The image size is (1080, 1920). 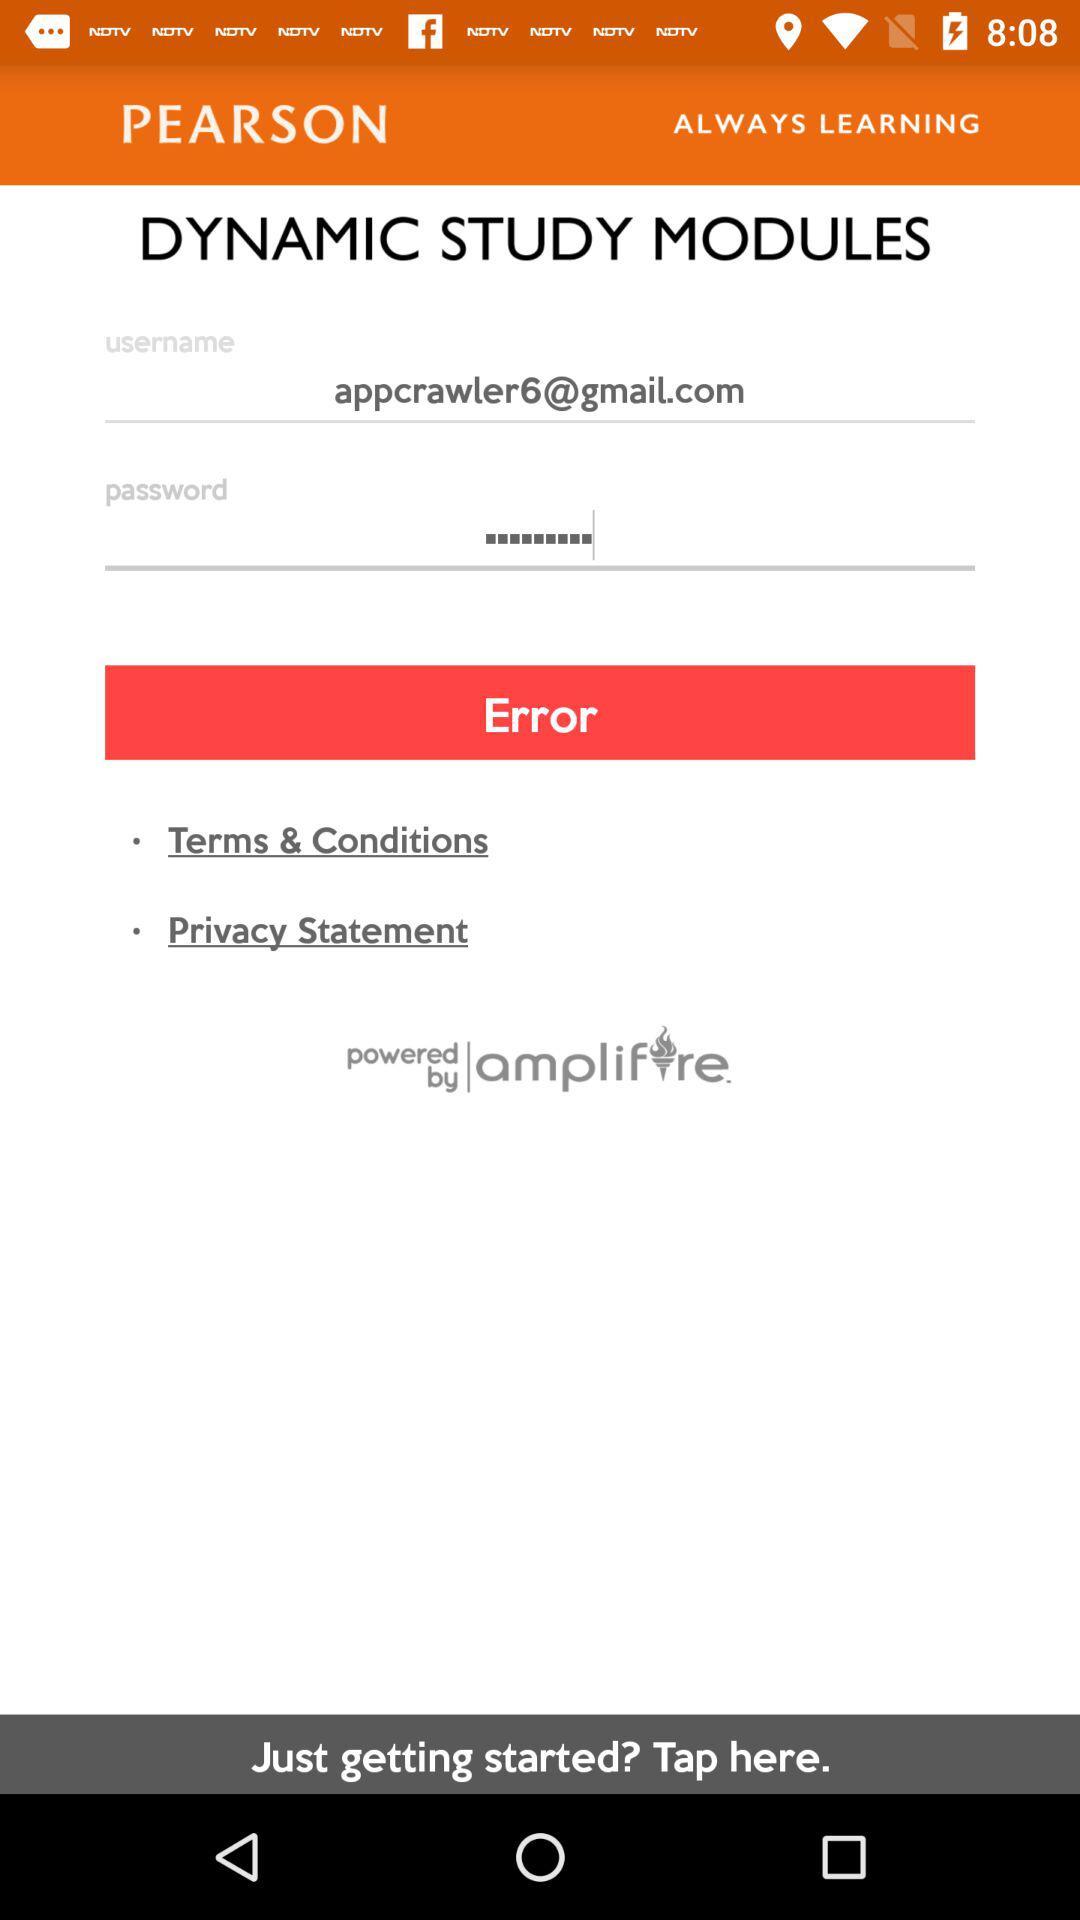 What do you see at coordinates (540, 545) in the screenshot?
I see `crowd3116` at bounding box center [540, 545].